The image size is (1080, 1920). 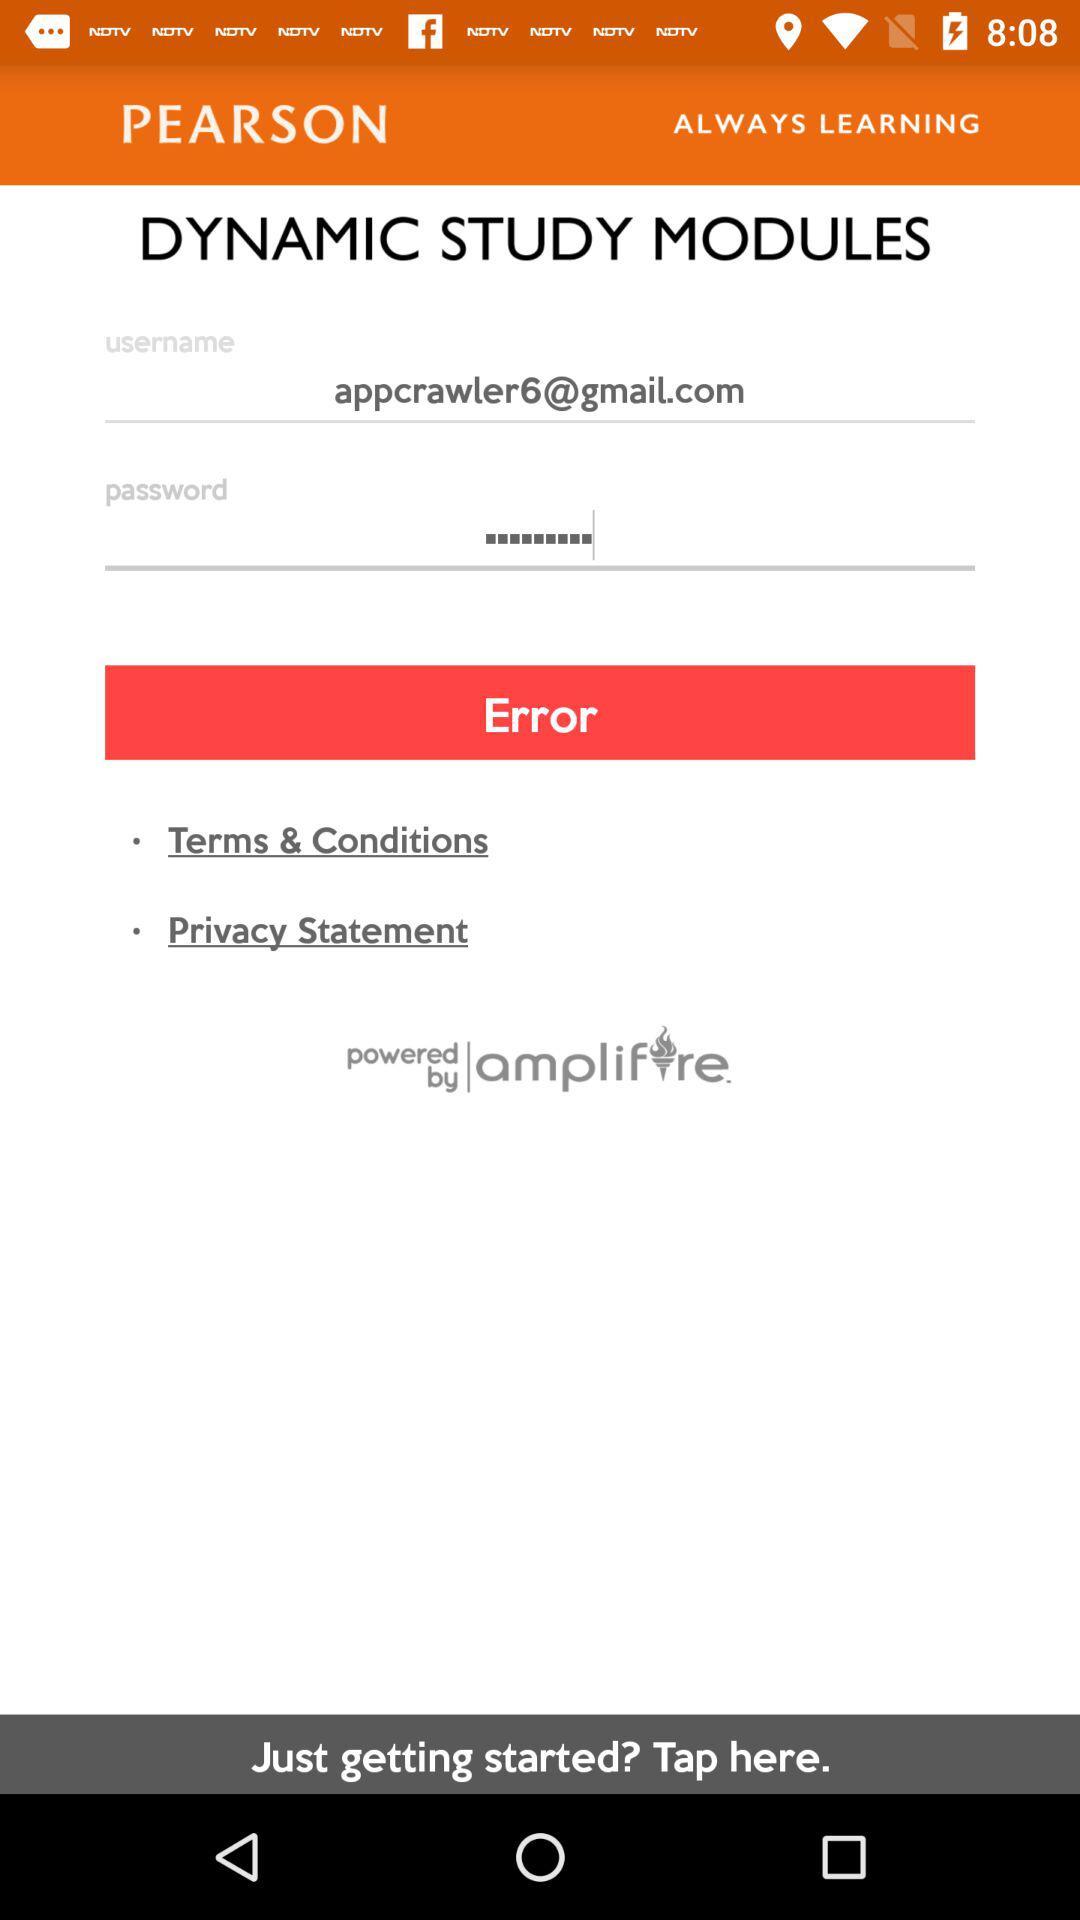 What do you see at coordinates (540, 545) in the screenshot?
I see `crowd3116` at bounding box center [540, 545].